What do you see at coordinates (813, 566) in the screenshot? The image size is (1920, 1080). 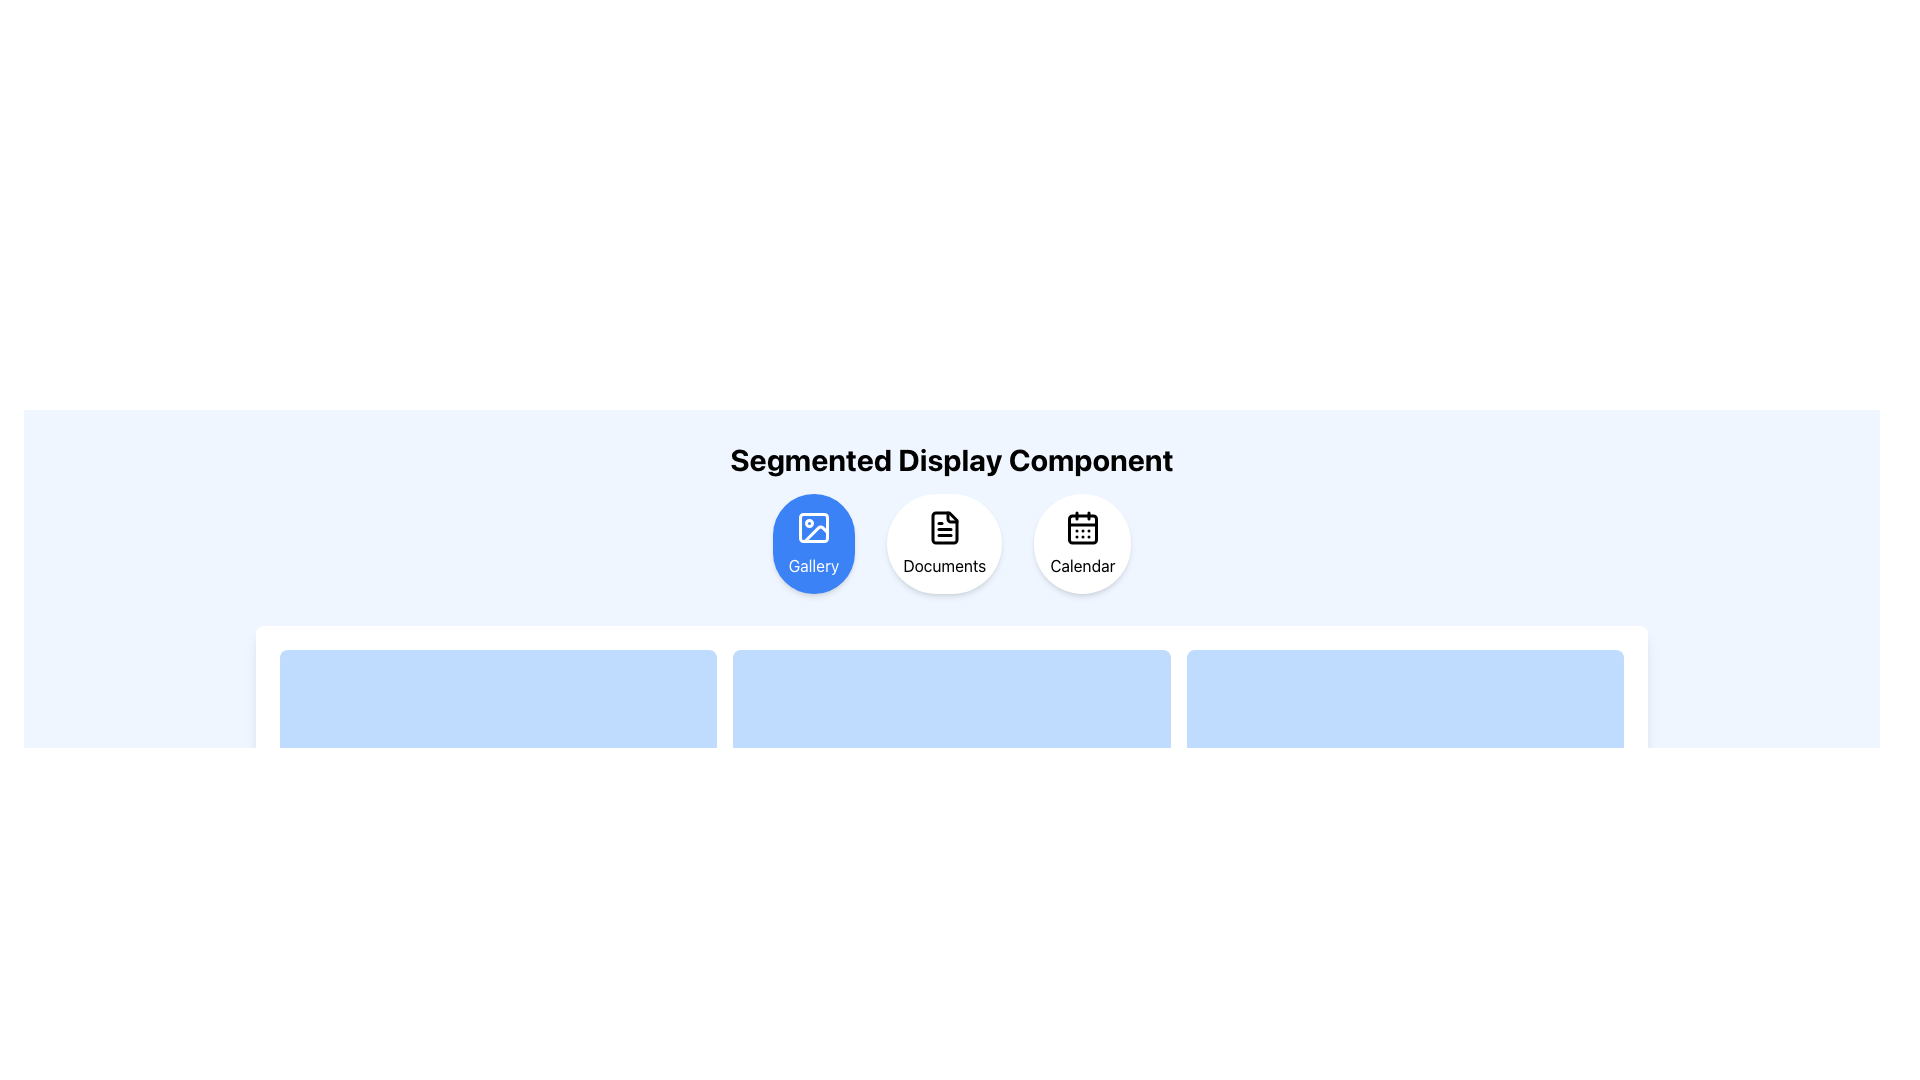 I see `text label displaying 'Gallery', which is styled in white font on a blue background and located below an image icon within a circular button` at bounding box center [813, 566].